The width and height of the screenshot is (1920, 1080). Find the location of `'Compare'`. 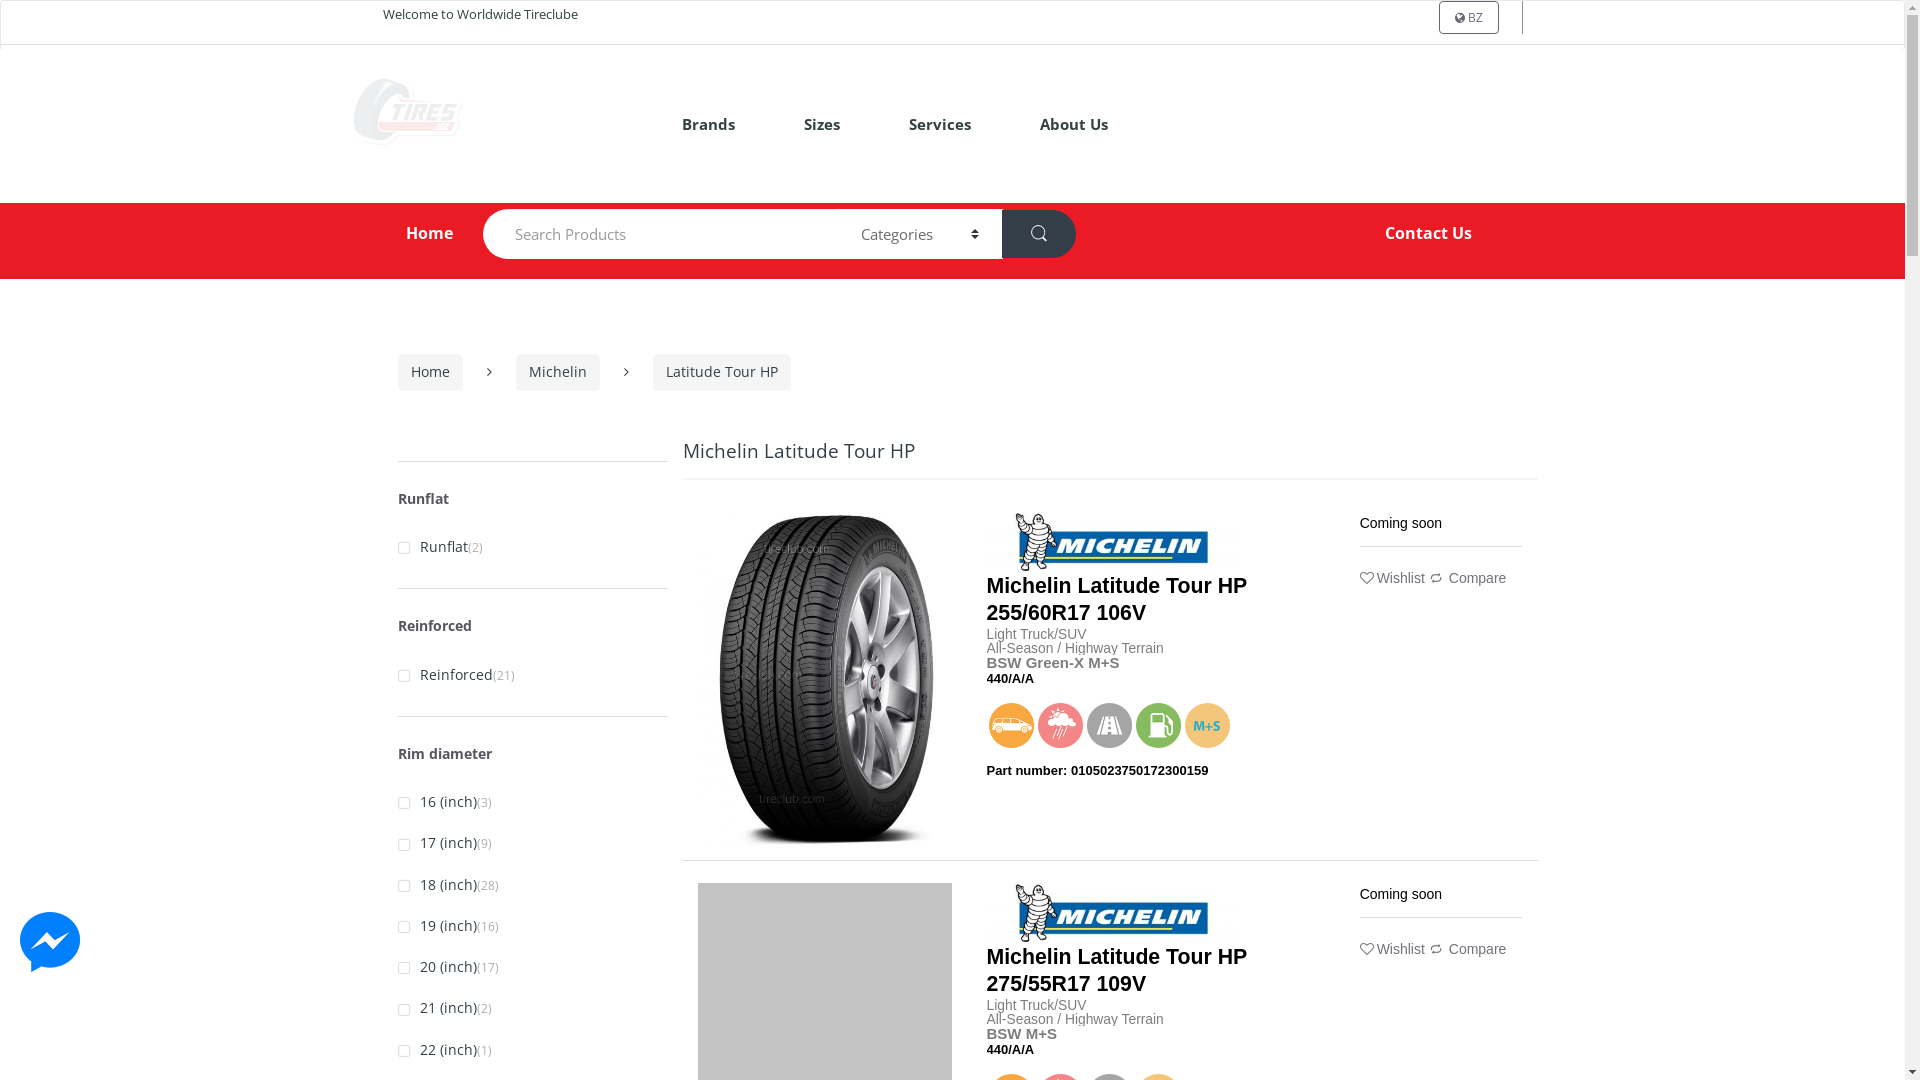

'Compare' is located at coordinates (1468, 578).